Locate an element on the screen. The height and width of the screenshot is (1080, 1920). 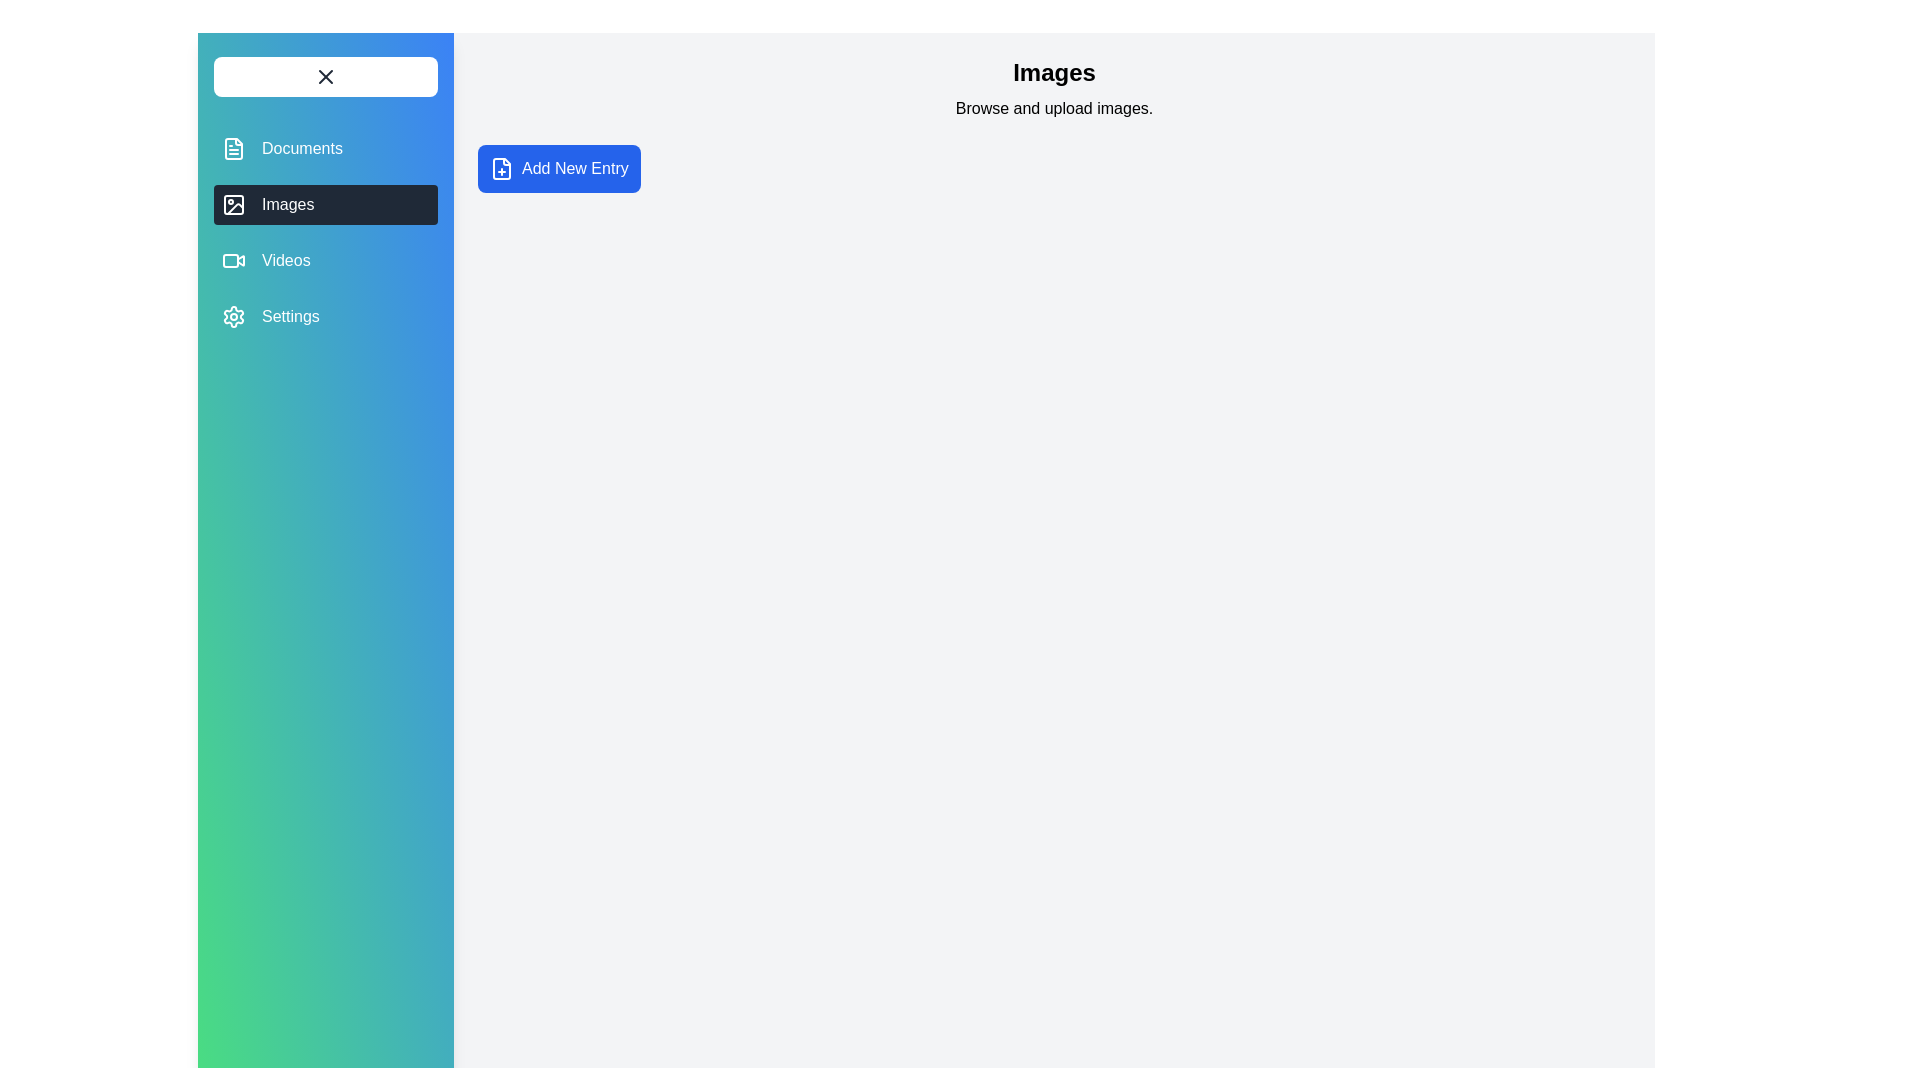
the Documents tab from the navigation menu is located at coordinates (326, 148).